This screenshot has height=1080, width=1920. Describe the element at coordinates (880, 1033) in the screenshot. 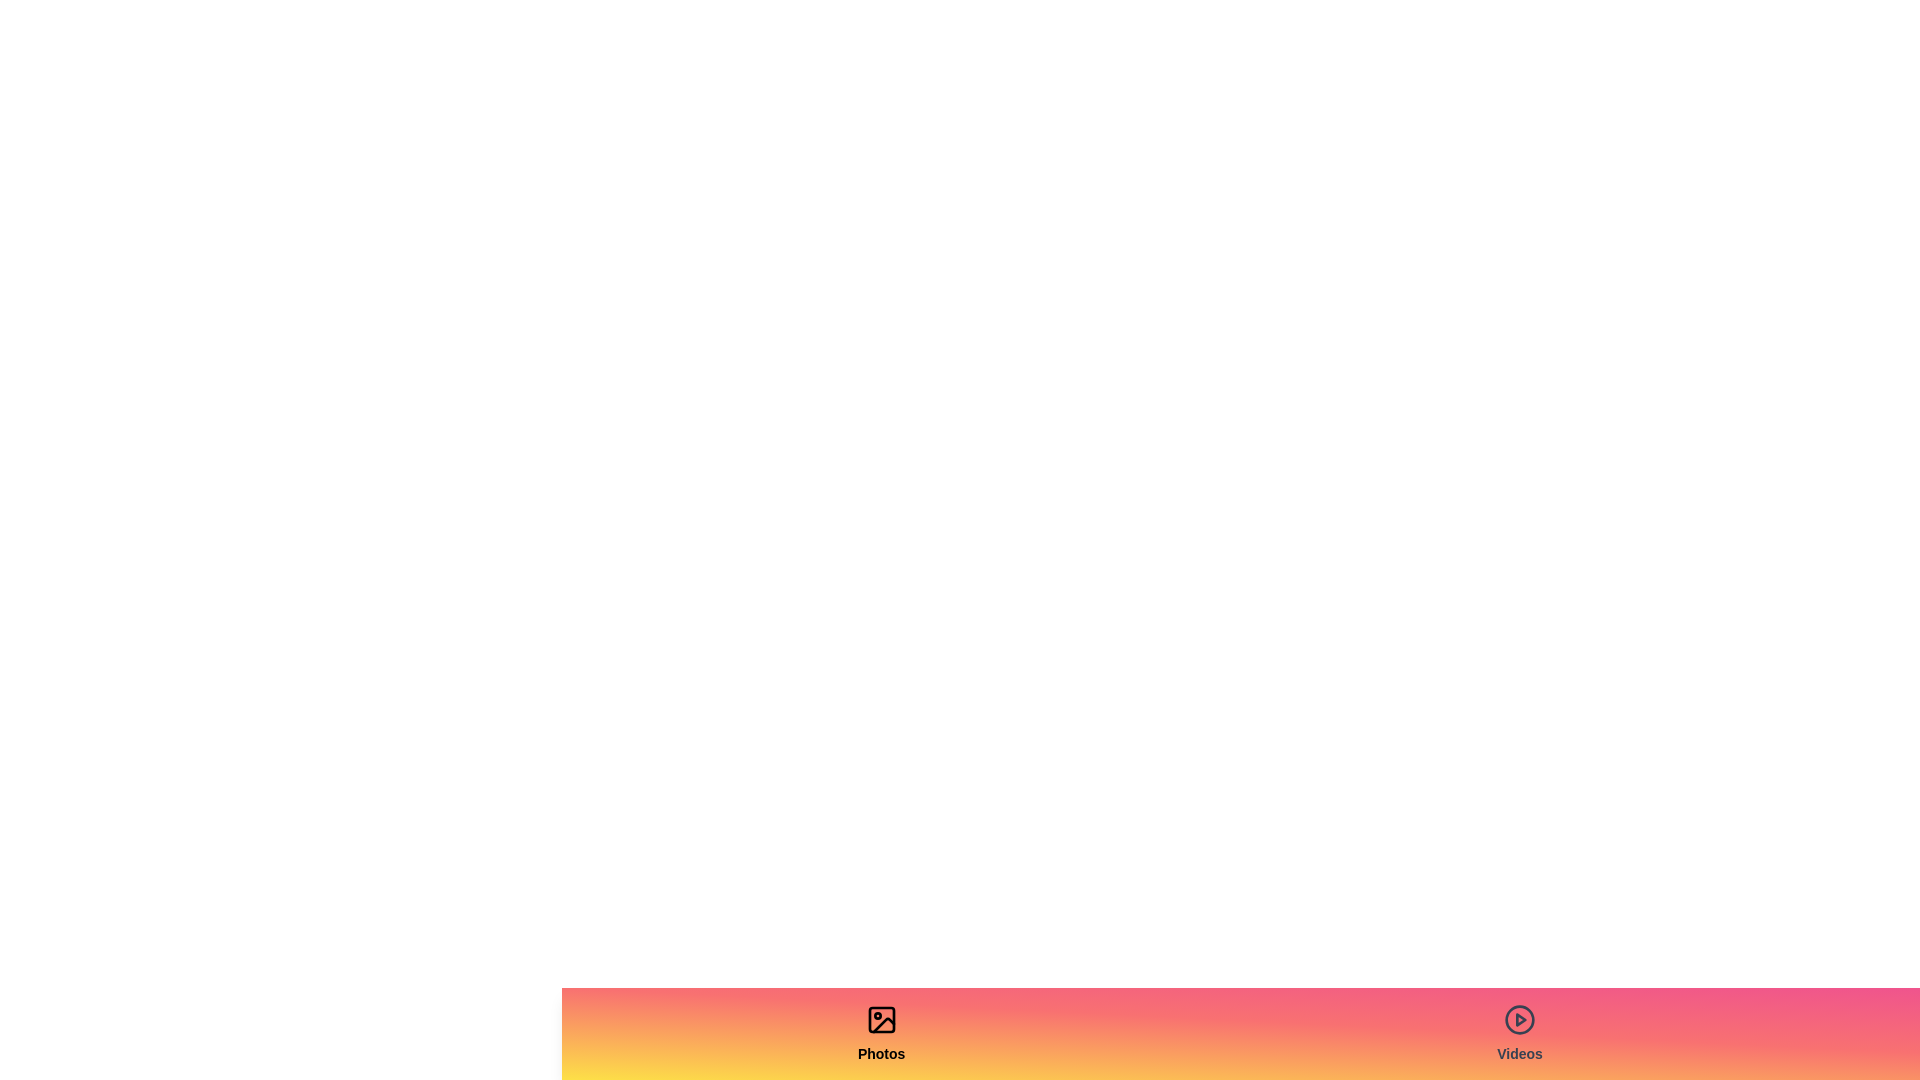

I see `the tab labeled Photos to observe its hover animation effect` at that location.